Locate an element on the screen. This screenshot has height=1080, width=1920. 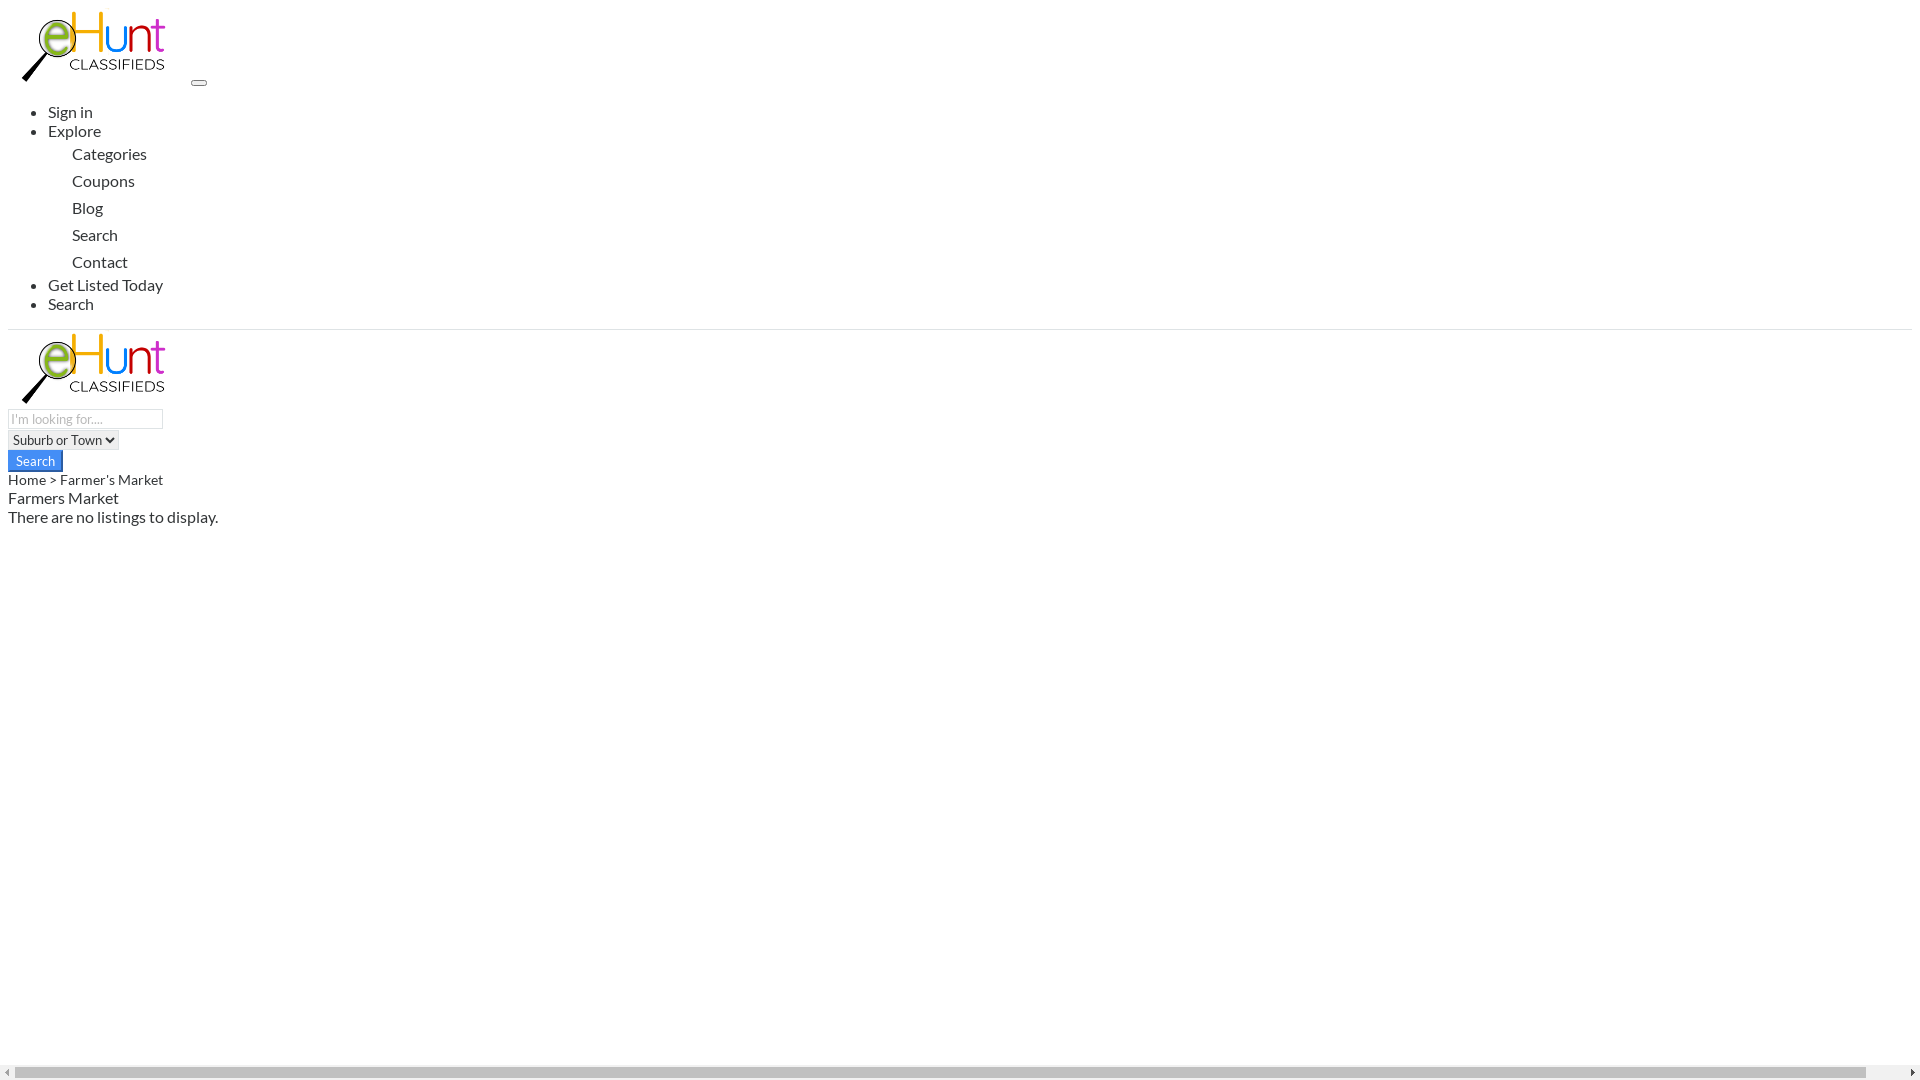
'Sign in' is located at coordinates (70, 111).